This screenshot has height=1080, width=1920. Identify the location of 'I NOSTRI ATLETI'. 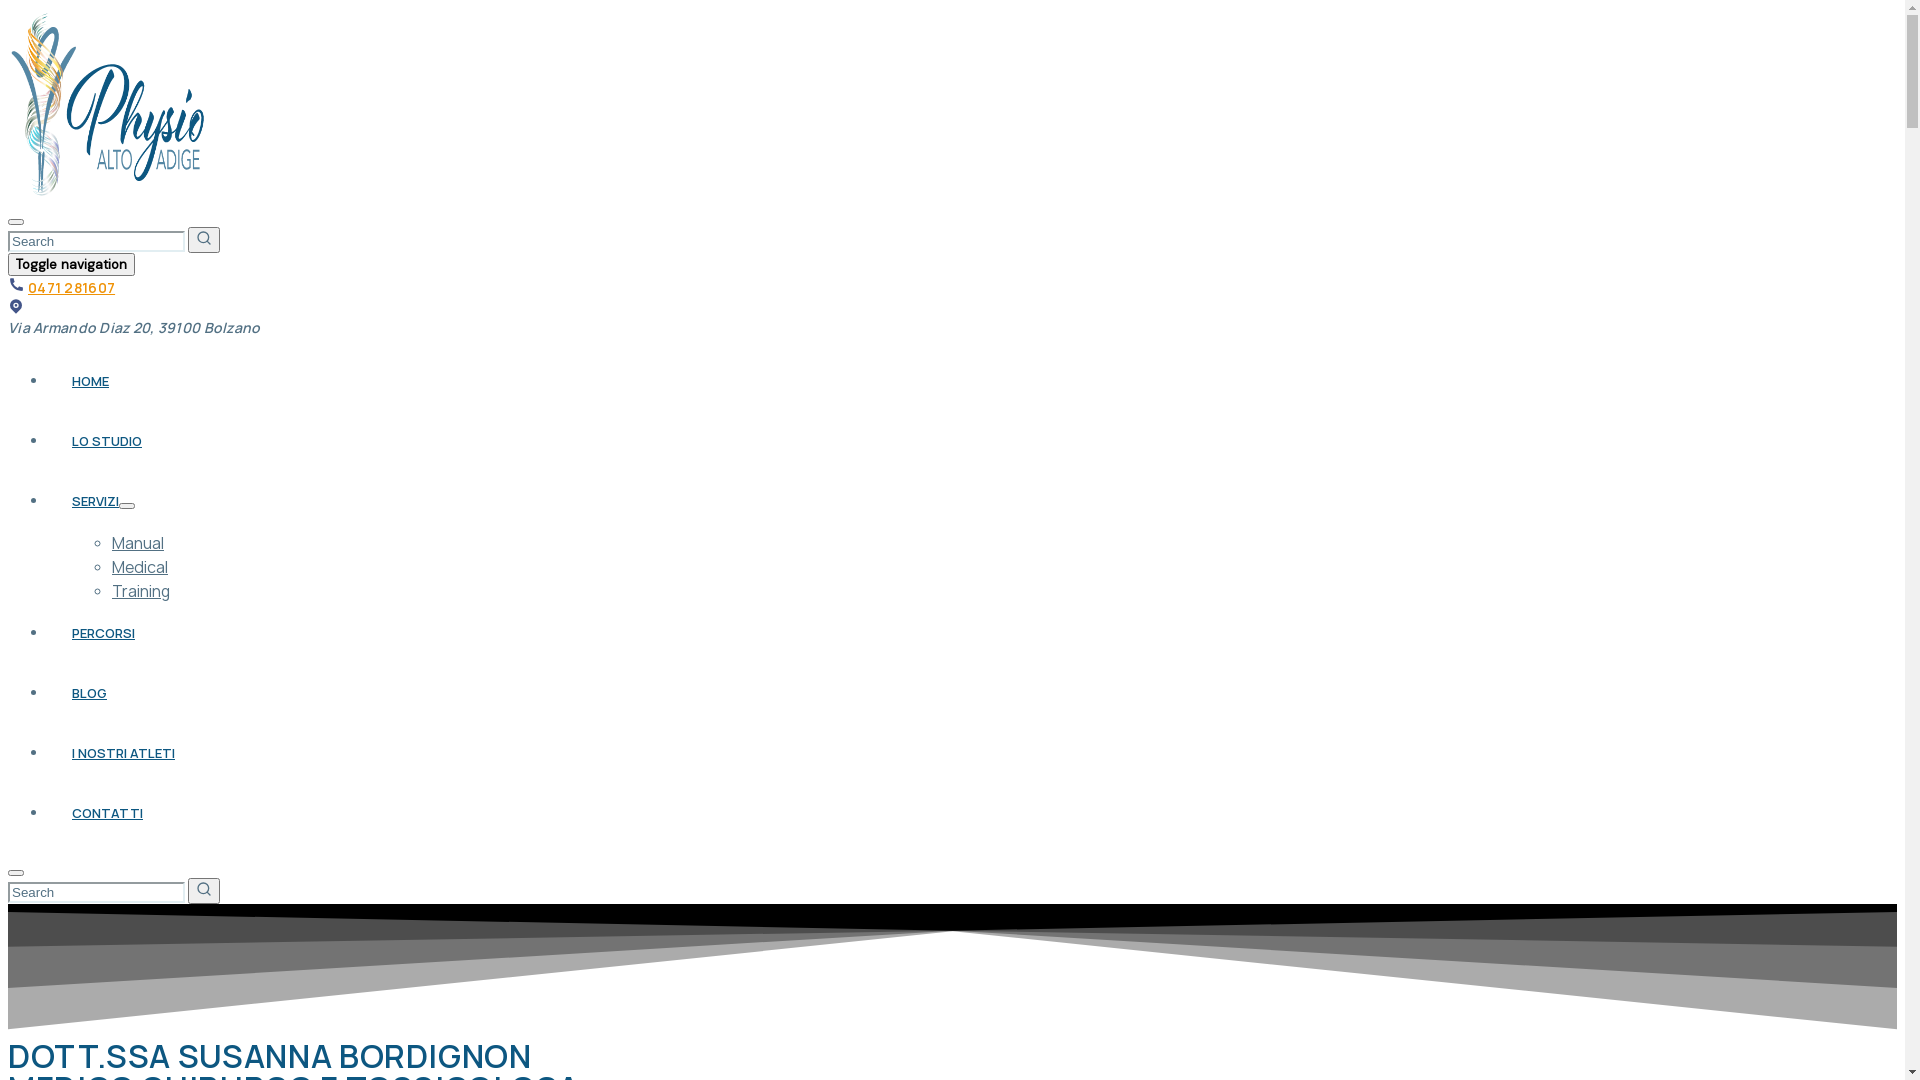
(122, 752).